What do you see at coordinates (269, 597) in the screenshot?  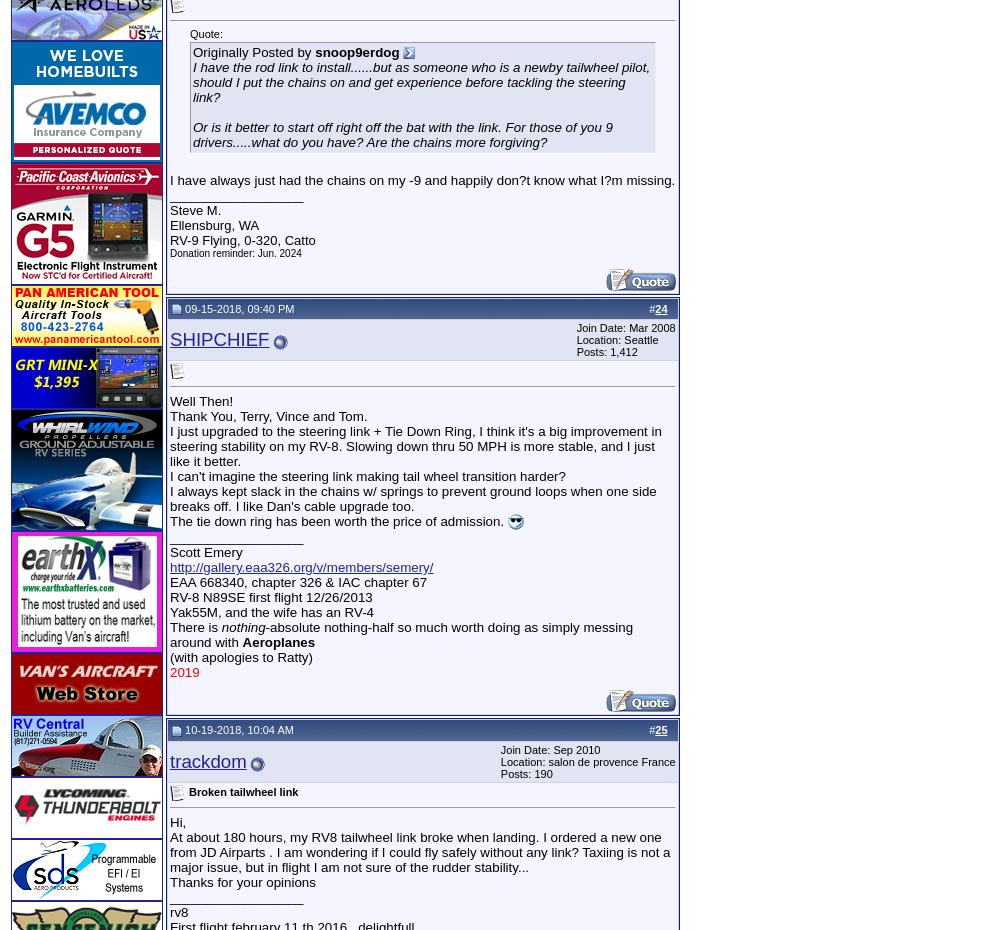 I see `'RV-8 N89SE  first flight 12/26/2013'` at bounding box center [269, 597].